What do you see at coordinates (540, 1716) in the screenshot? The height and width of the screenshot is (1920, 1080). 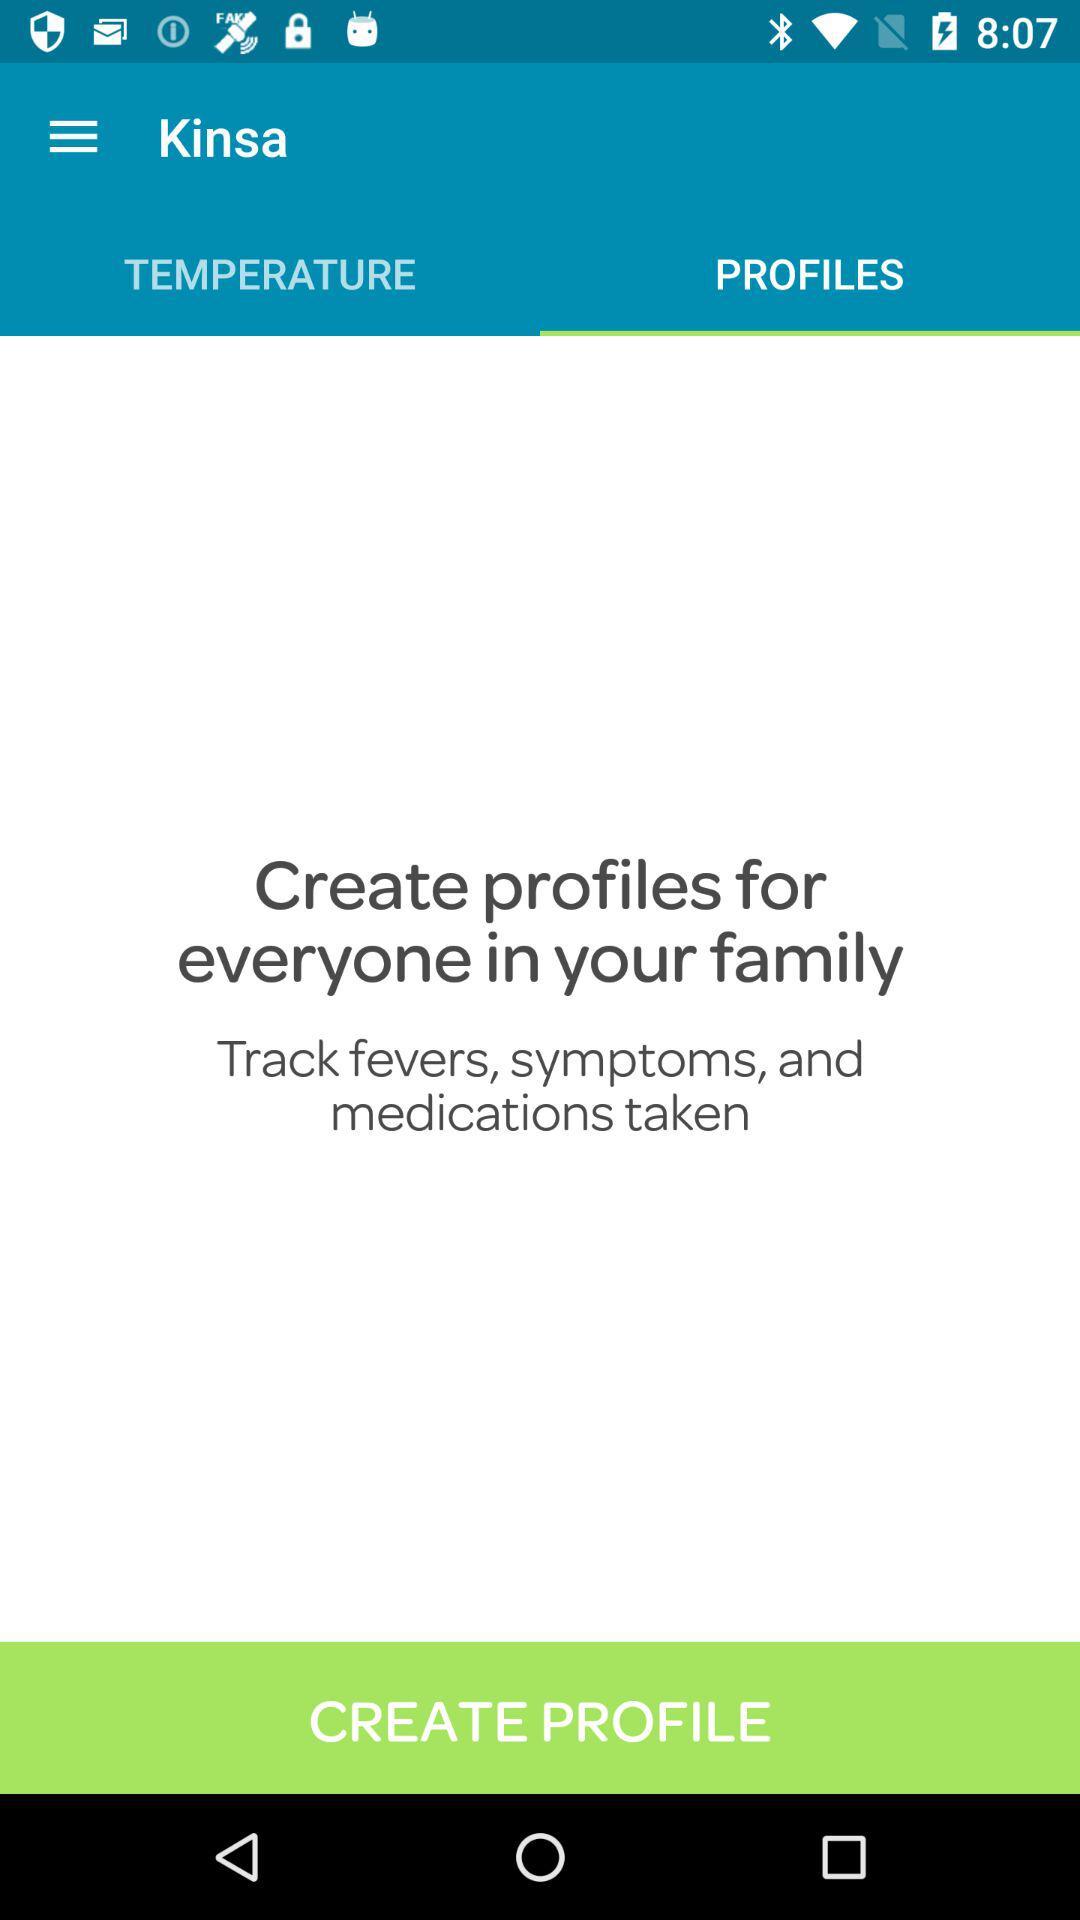 I see `create profile item` at bounding box center [540, 1716].